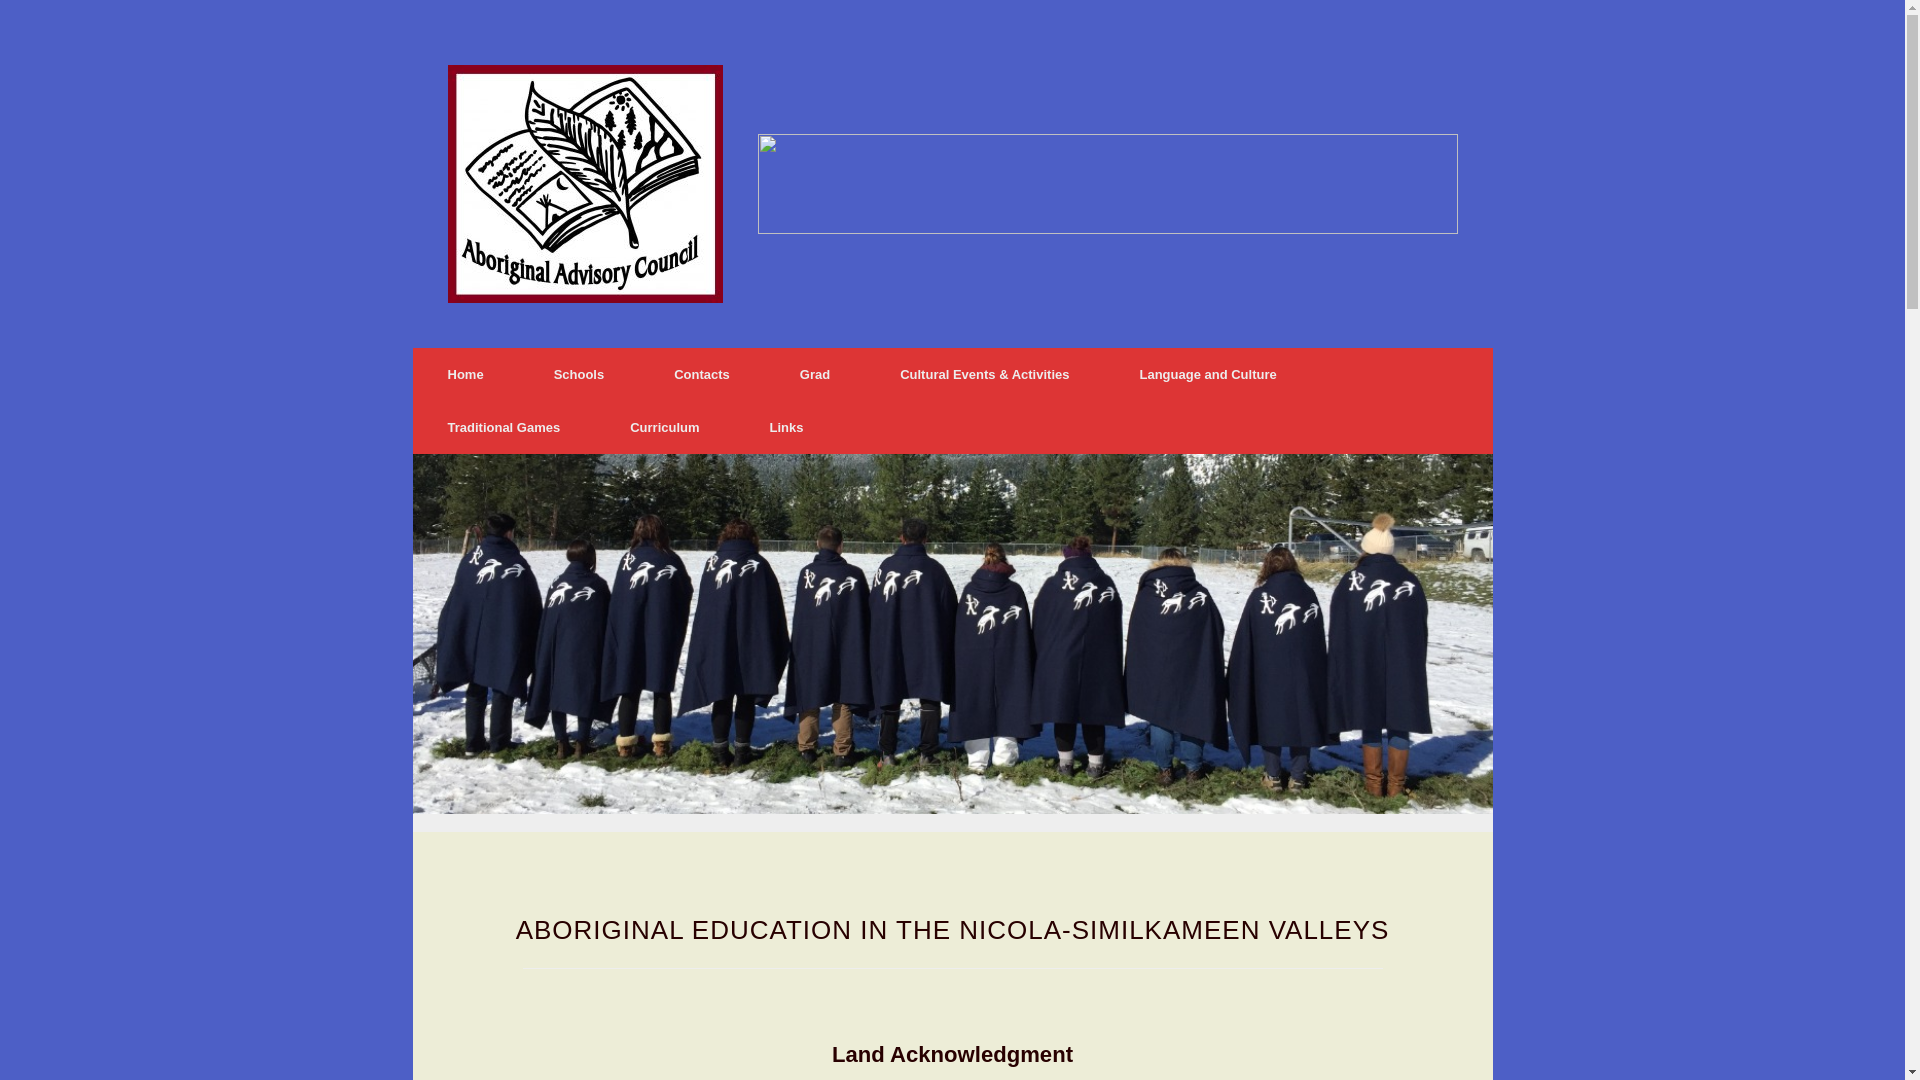 This screenshot has width=1920, height=1080. Describe the element at coordinates (786, 426) in the screenshot. I see `'Links'` at that location.